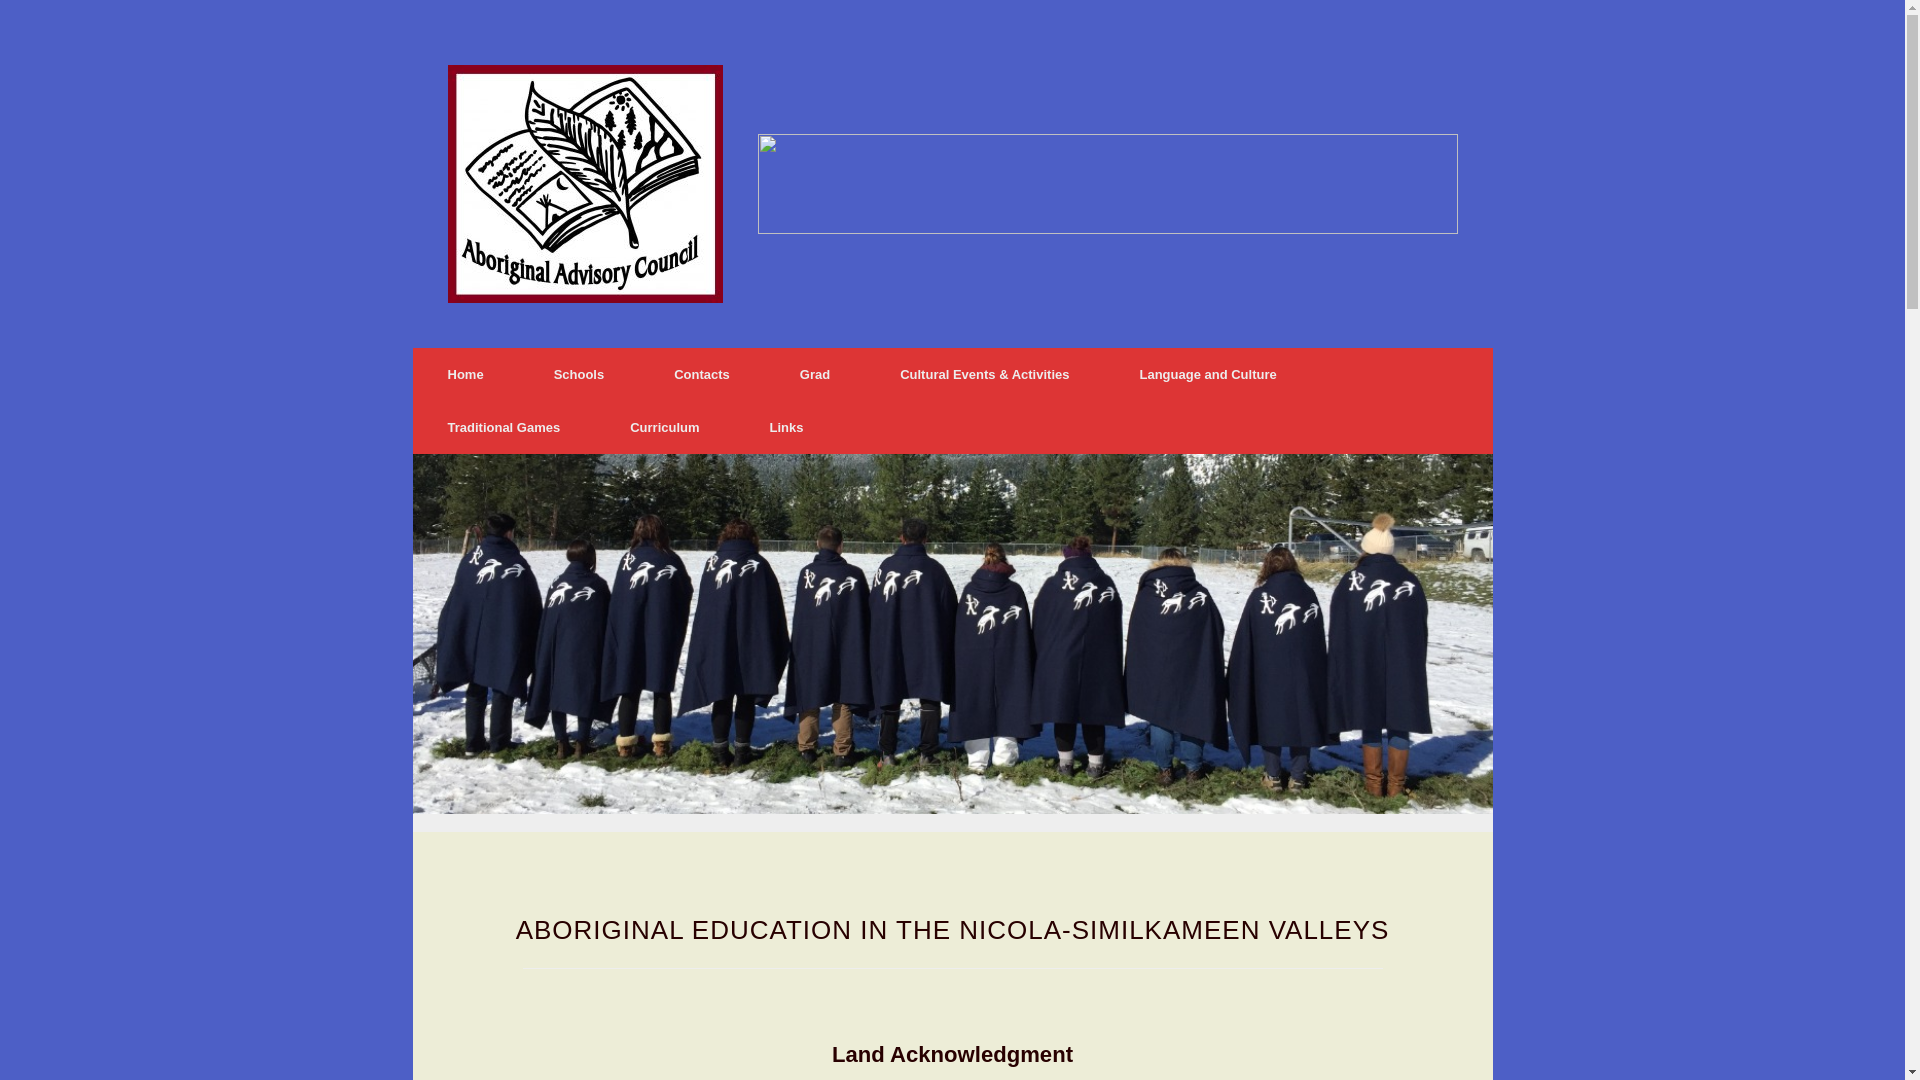 This screenshot has width=1920, height=1080. Describe the element at coordinates (786, 426) in the screenshot. I see `'Links'` at that location.